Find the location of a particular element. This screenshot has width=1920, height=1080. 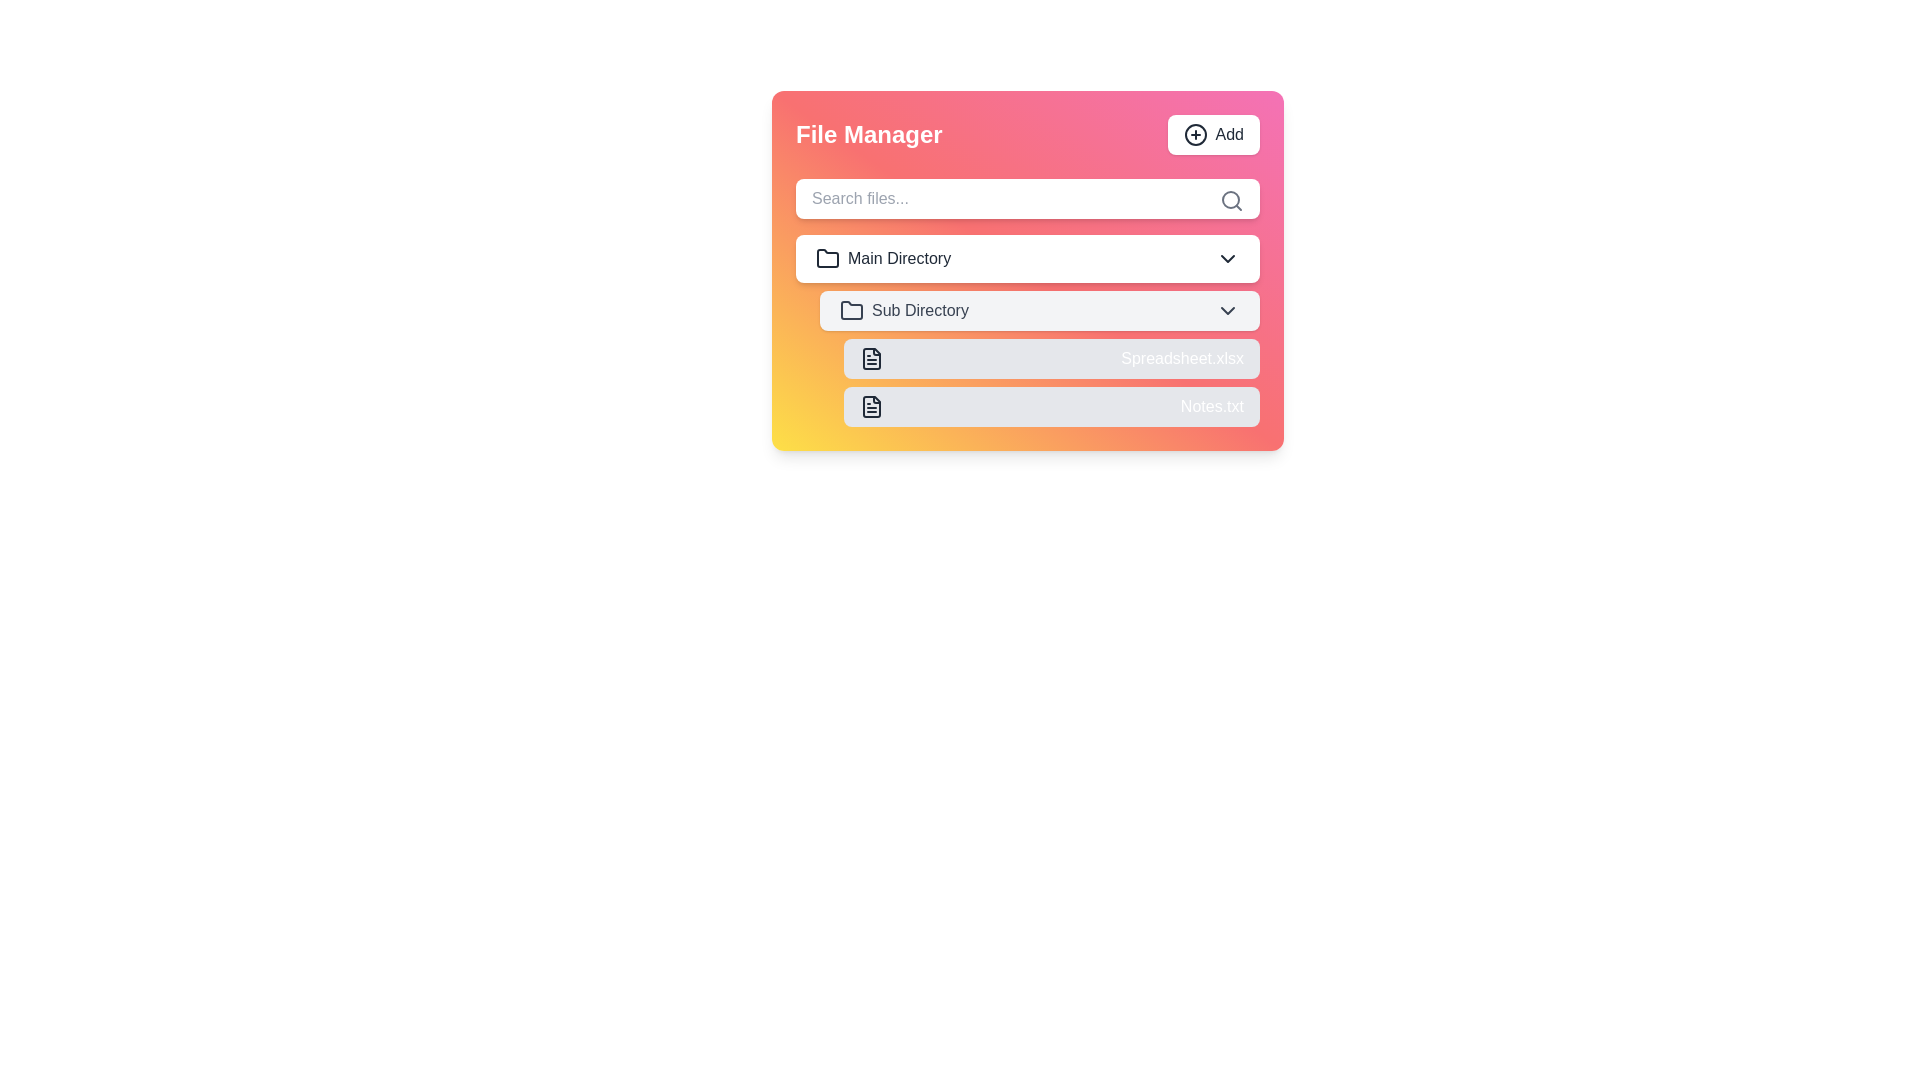

the downward-pointing chevron icon located to the far right inside the 'Sub Directory' row is located at coordinates (1227, 311).